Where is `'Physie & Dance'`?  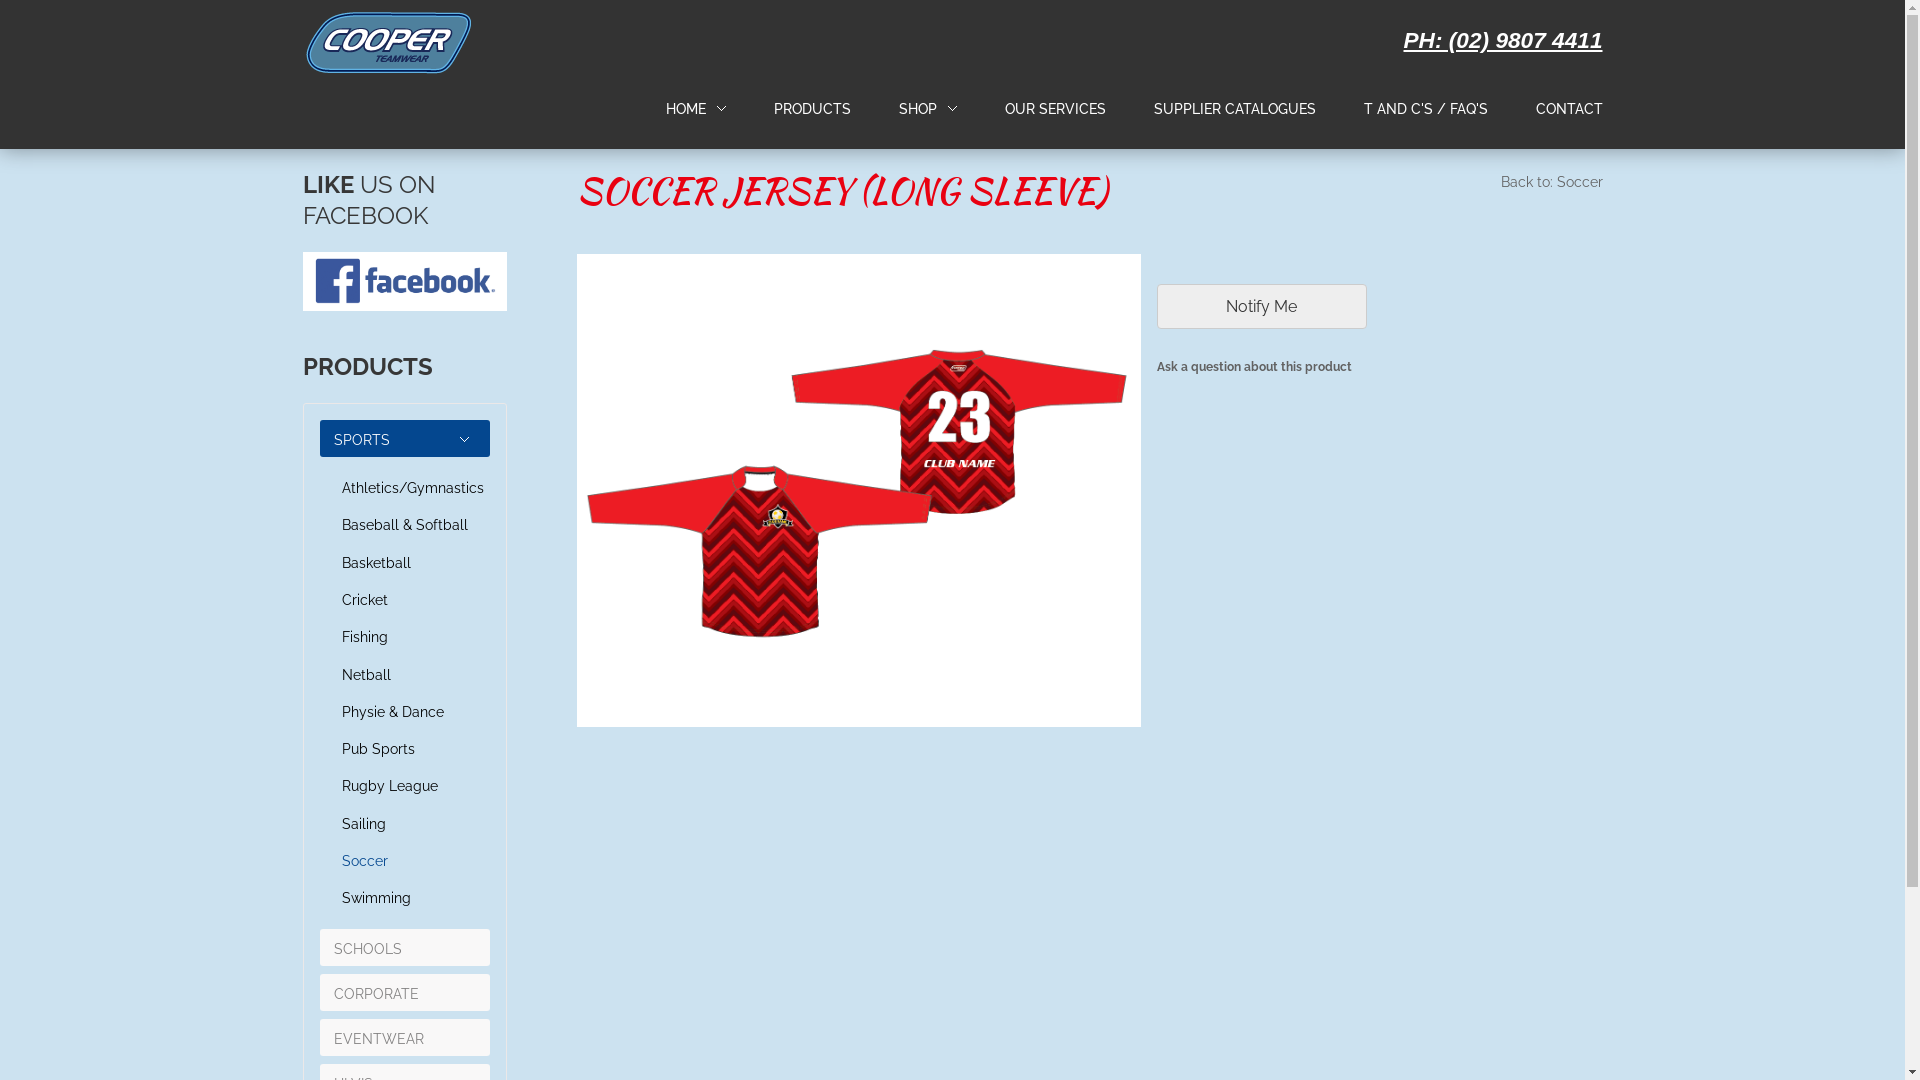
'Physie & Dance' is located at coordinates (403, 711).